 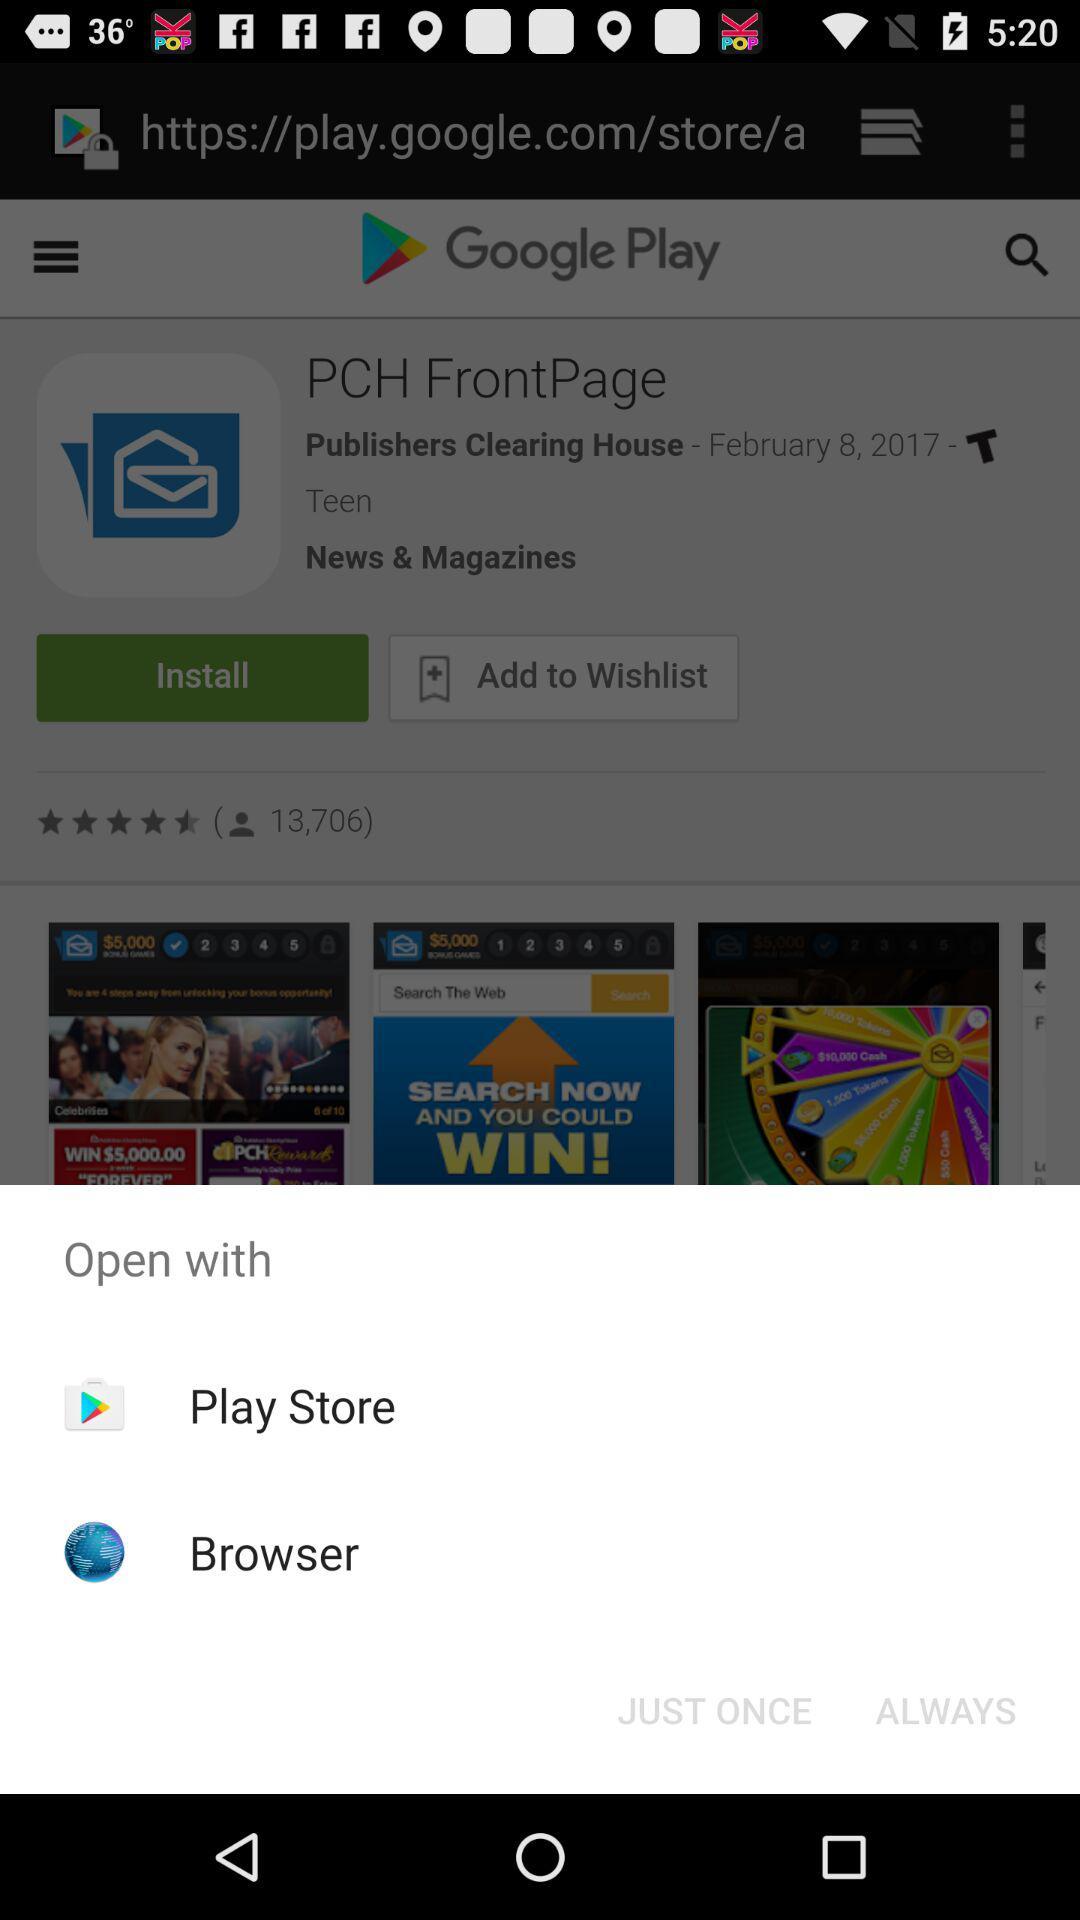 I want to click on item below open with app, so click(x=713, y=1708).